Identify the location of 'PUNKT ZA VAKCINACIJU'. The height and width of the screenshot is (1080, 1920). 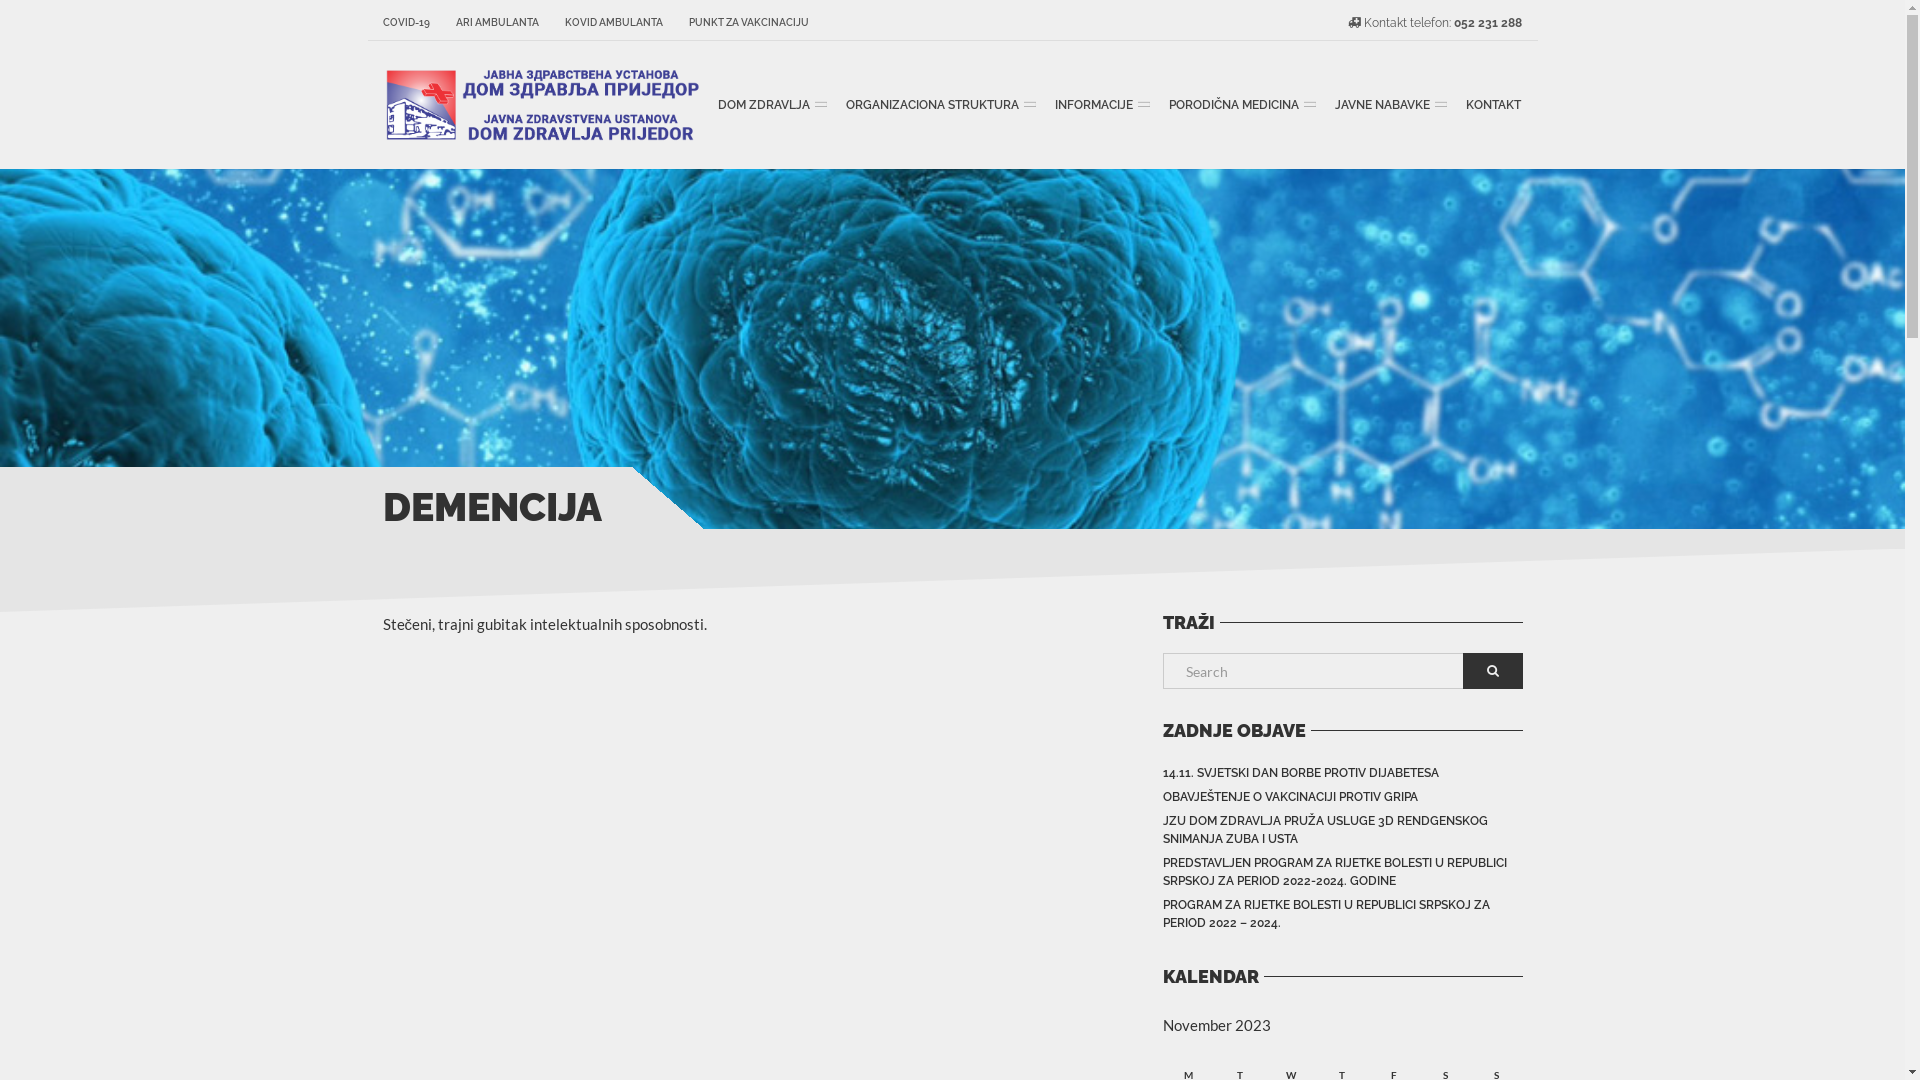
(741, 23).